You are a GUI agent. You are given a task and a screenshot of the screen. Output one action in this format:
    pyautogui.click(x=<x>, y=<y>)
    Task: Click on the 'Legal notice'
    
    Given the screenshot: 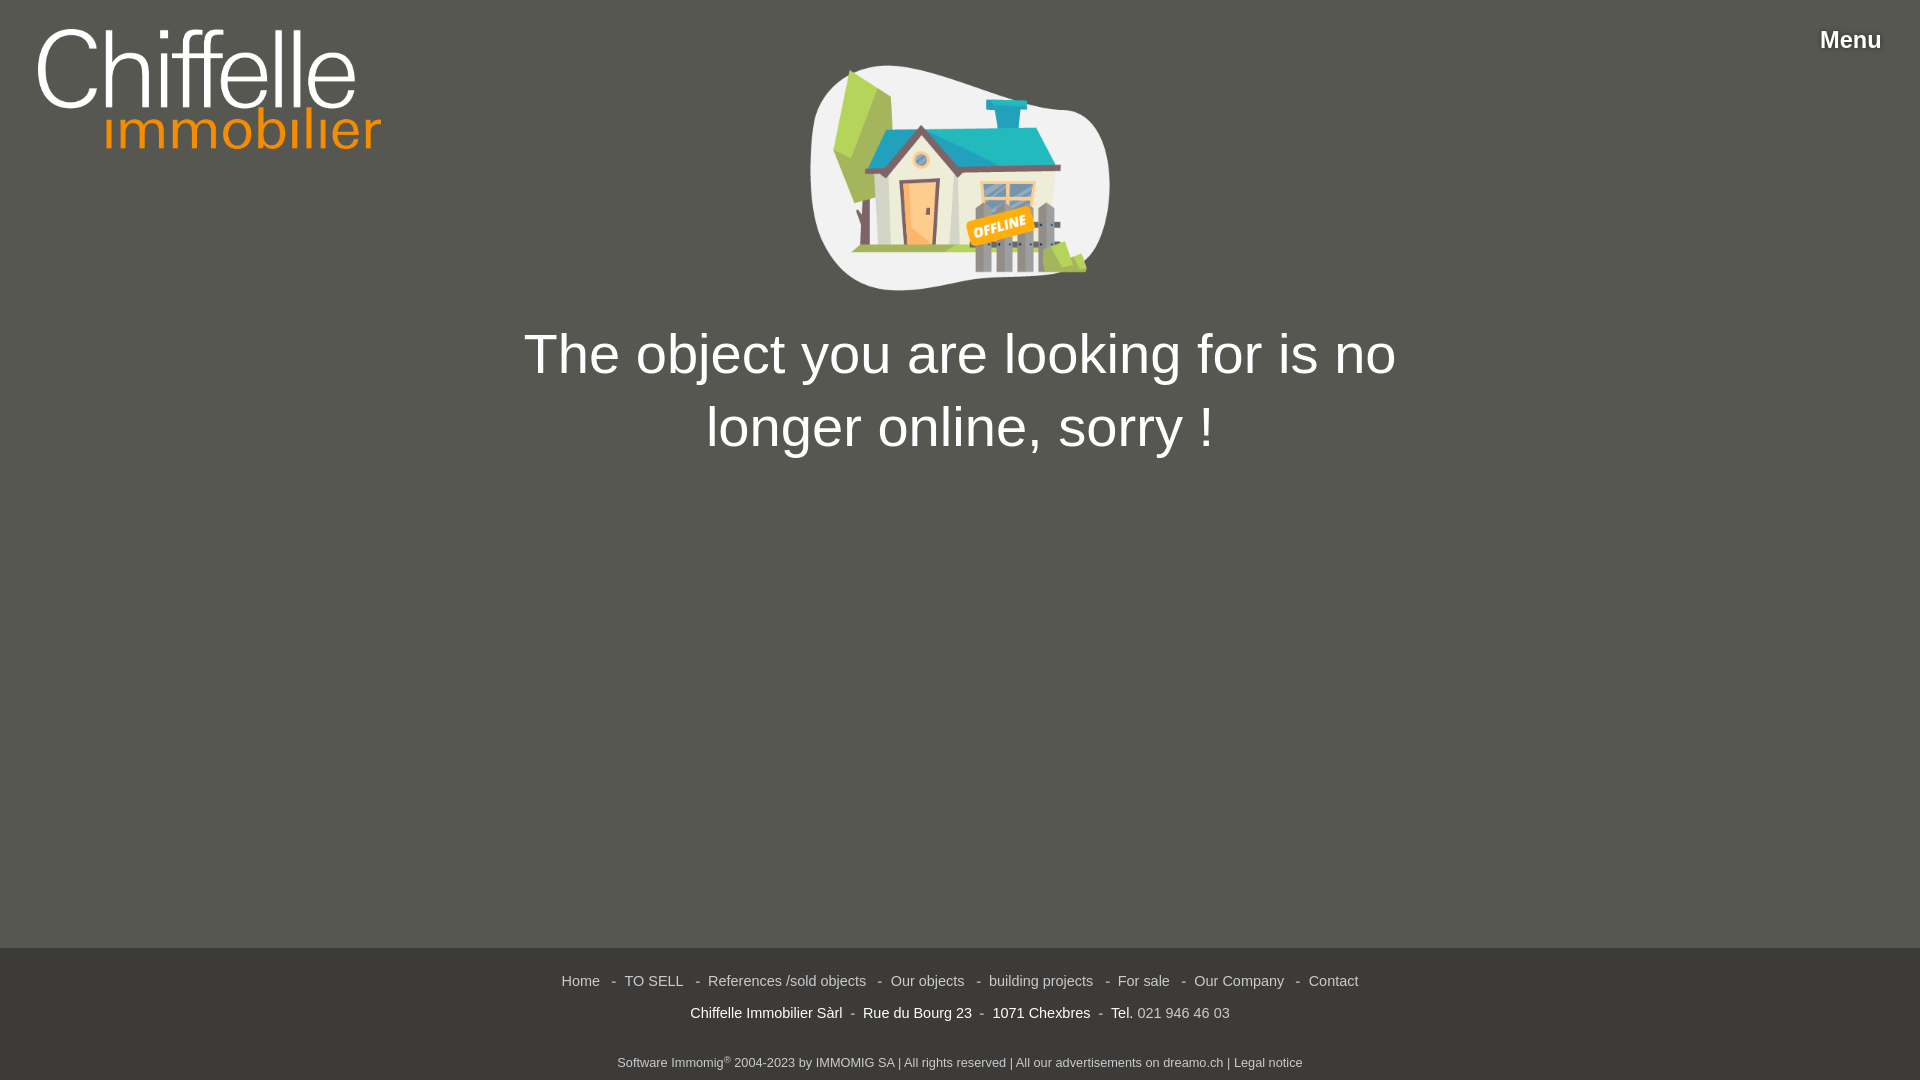 What is the action you would take?
    pyautogui.click(x=1267, y=1061)
    